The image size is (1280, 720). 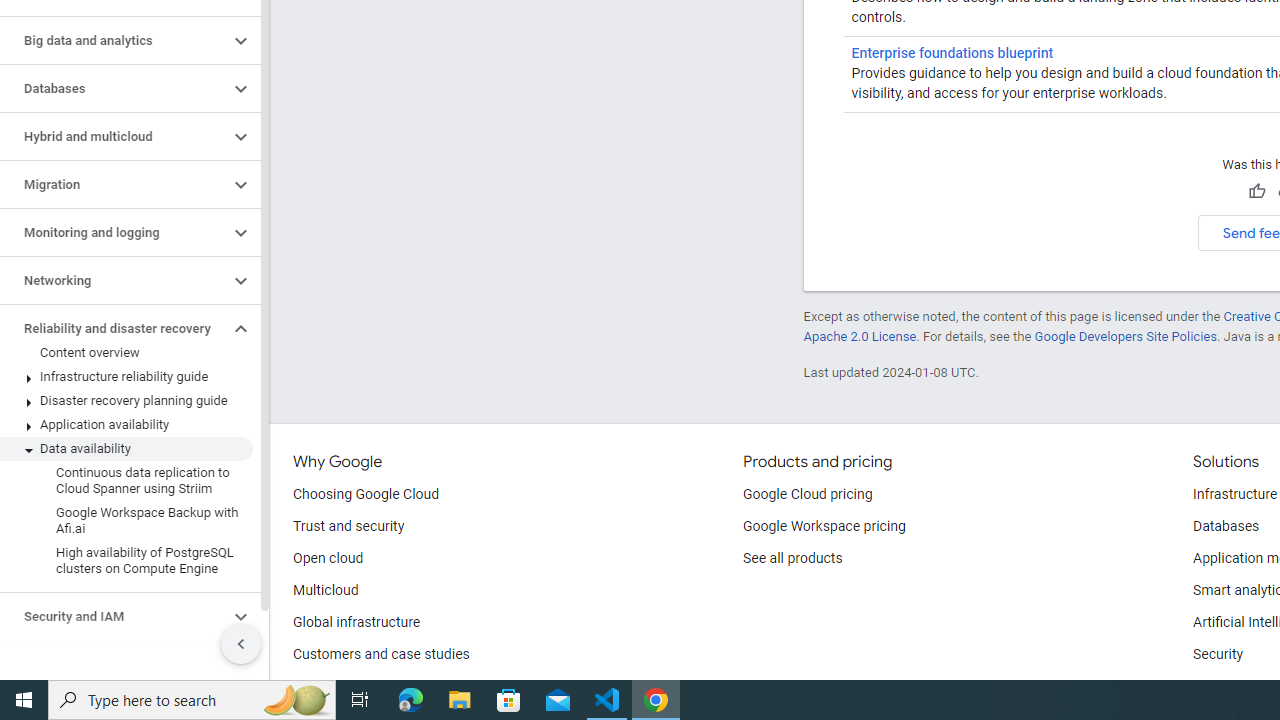 What do you see at coordinates (113, 231) in the screenshot?
I see `'Monitoring and logging'` at bounding box center [113, 231].